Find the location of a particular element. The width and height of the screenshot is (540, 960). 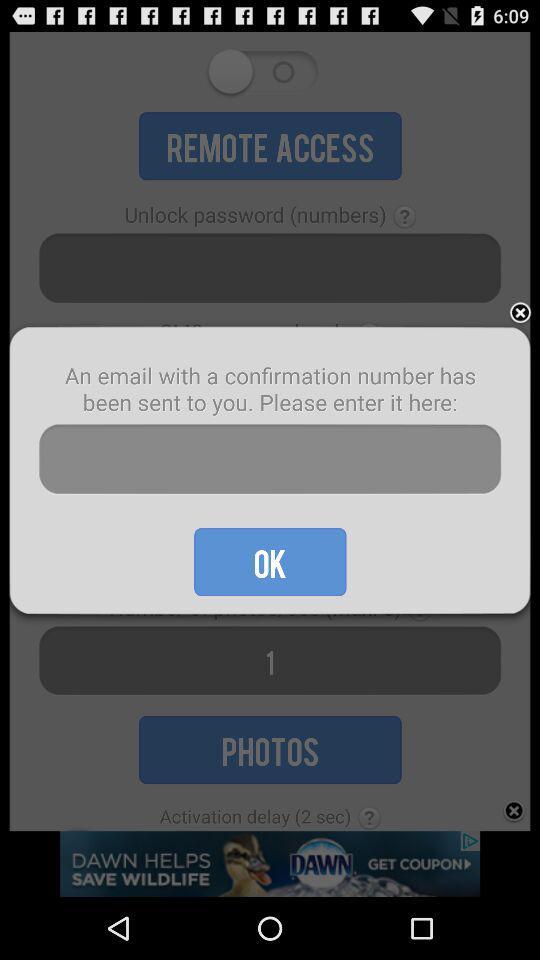

box to type a confirmation number in is located at coordinates (270, 459).